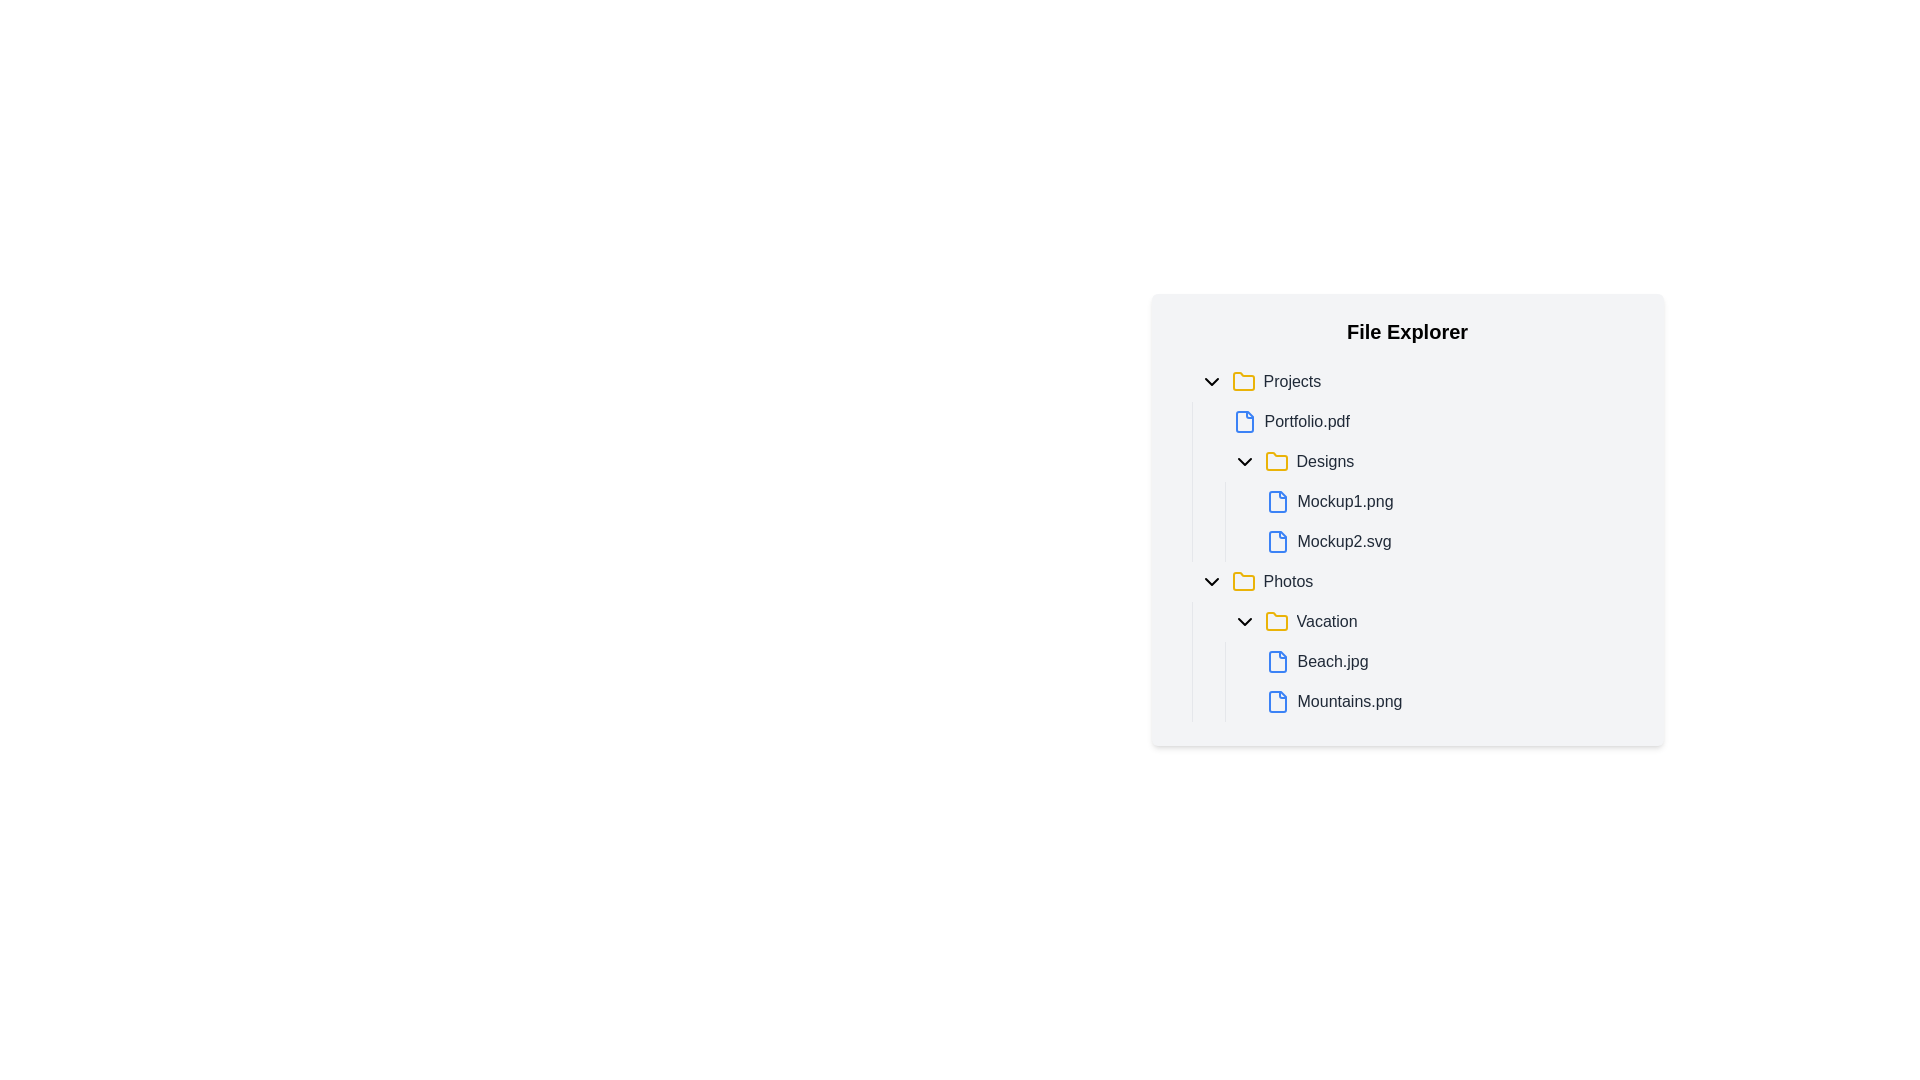 The image size is (1920, 1080). I want to click on the static text label that displays the name of a file, located in the file explorer interface, positioned to the right of the file-type icon, so click(1333, 662).